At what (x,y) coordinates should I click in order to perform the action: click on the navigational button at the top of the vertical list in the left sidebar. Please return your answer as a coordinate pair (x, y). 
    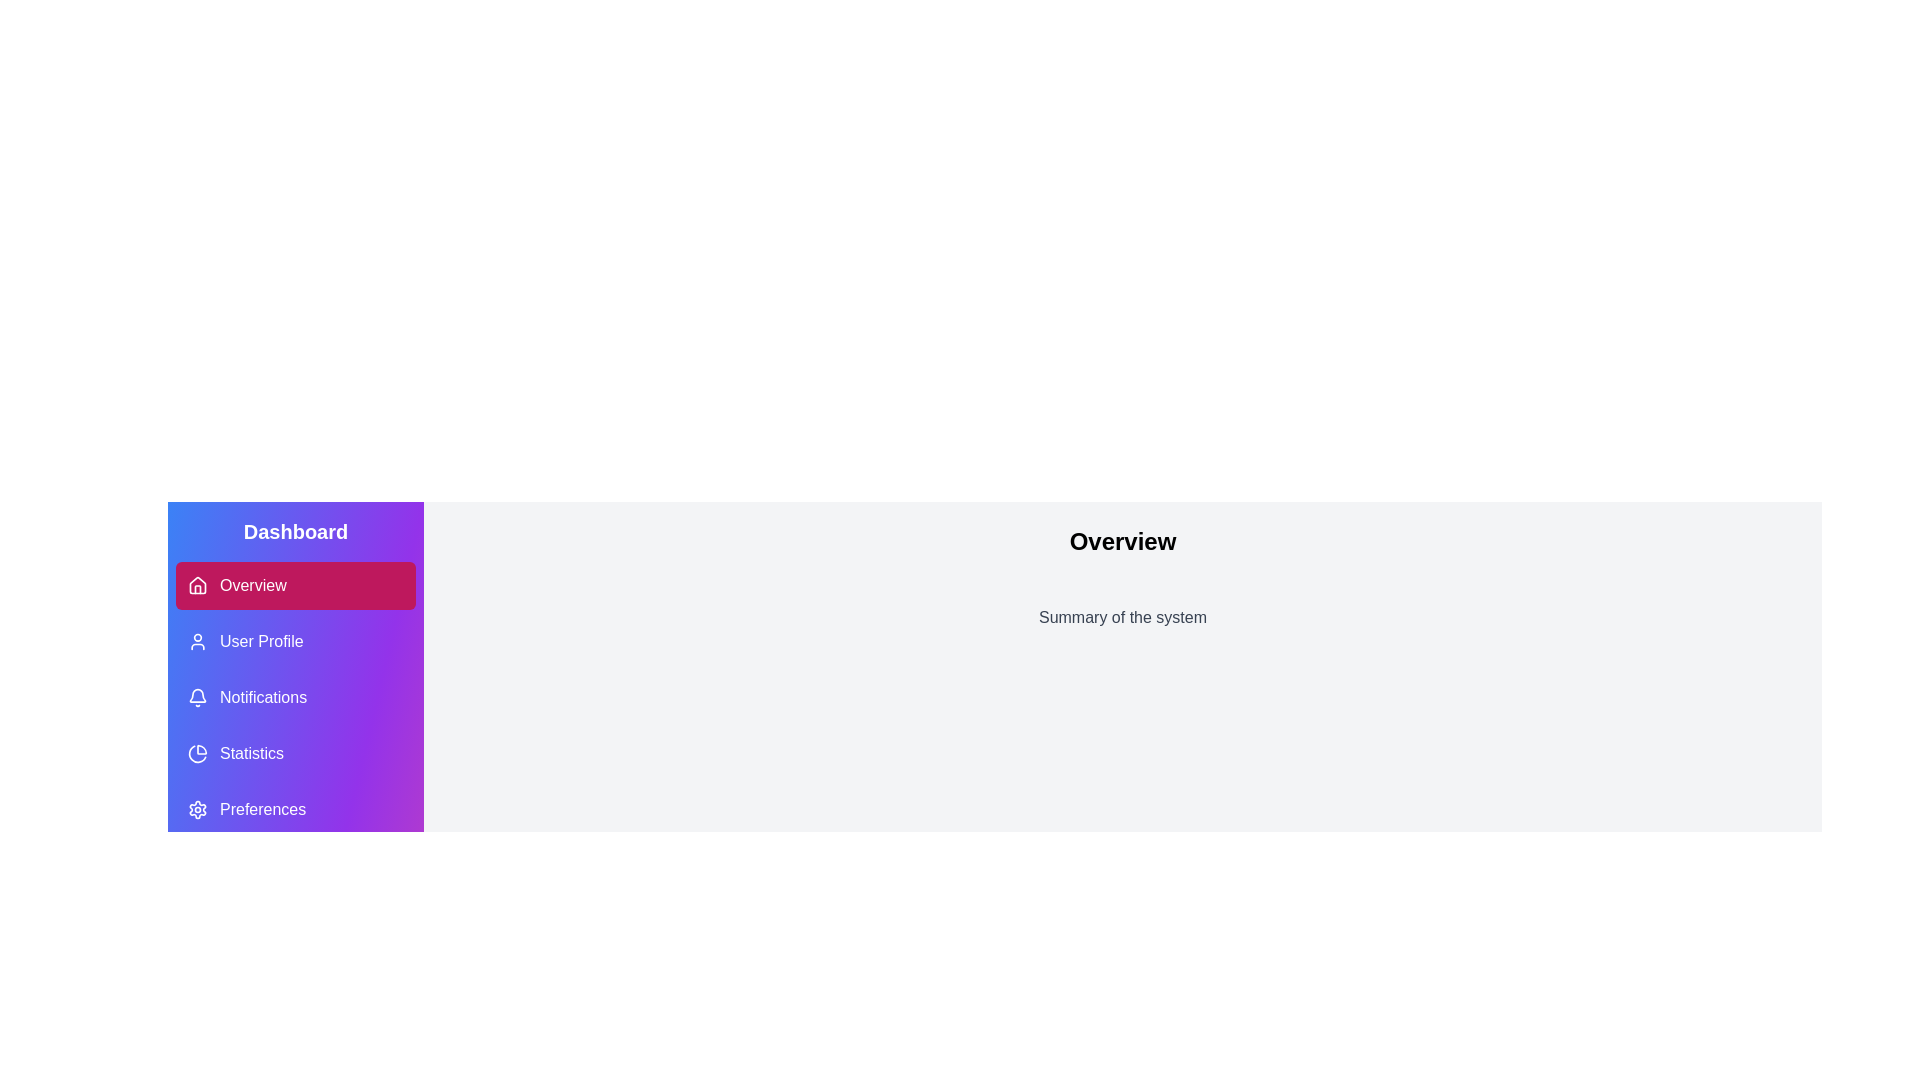
    Looking at the image, I should click on (295, 585).